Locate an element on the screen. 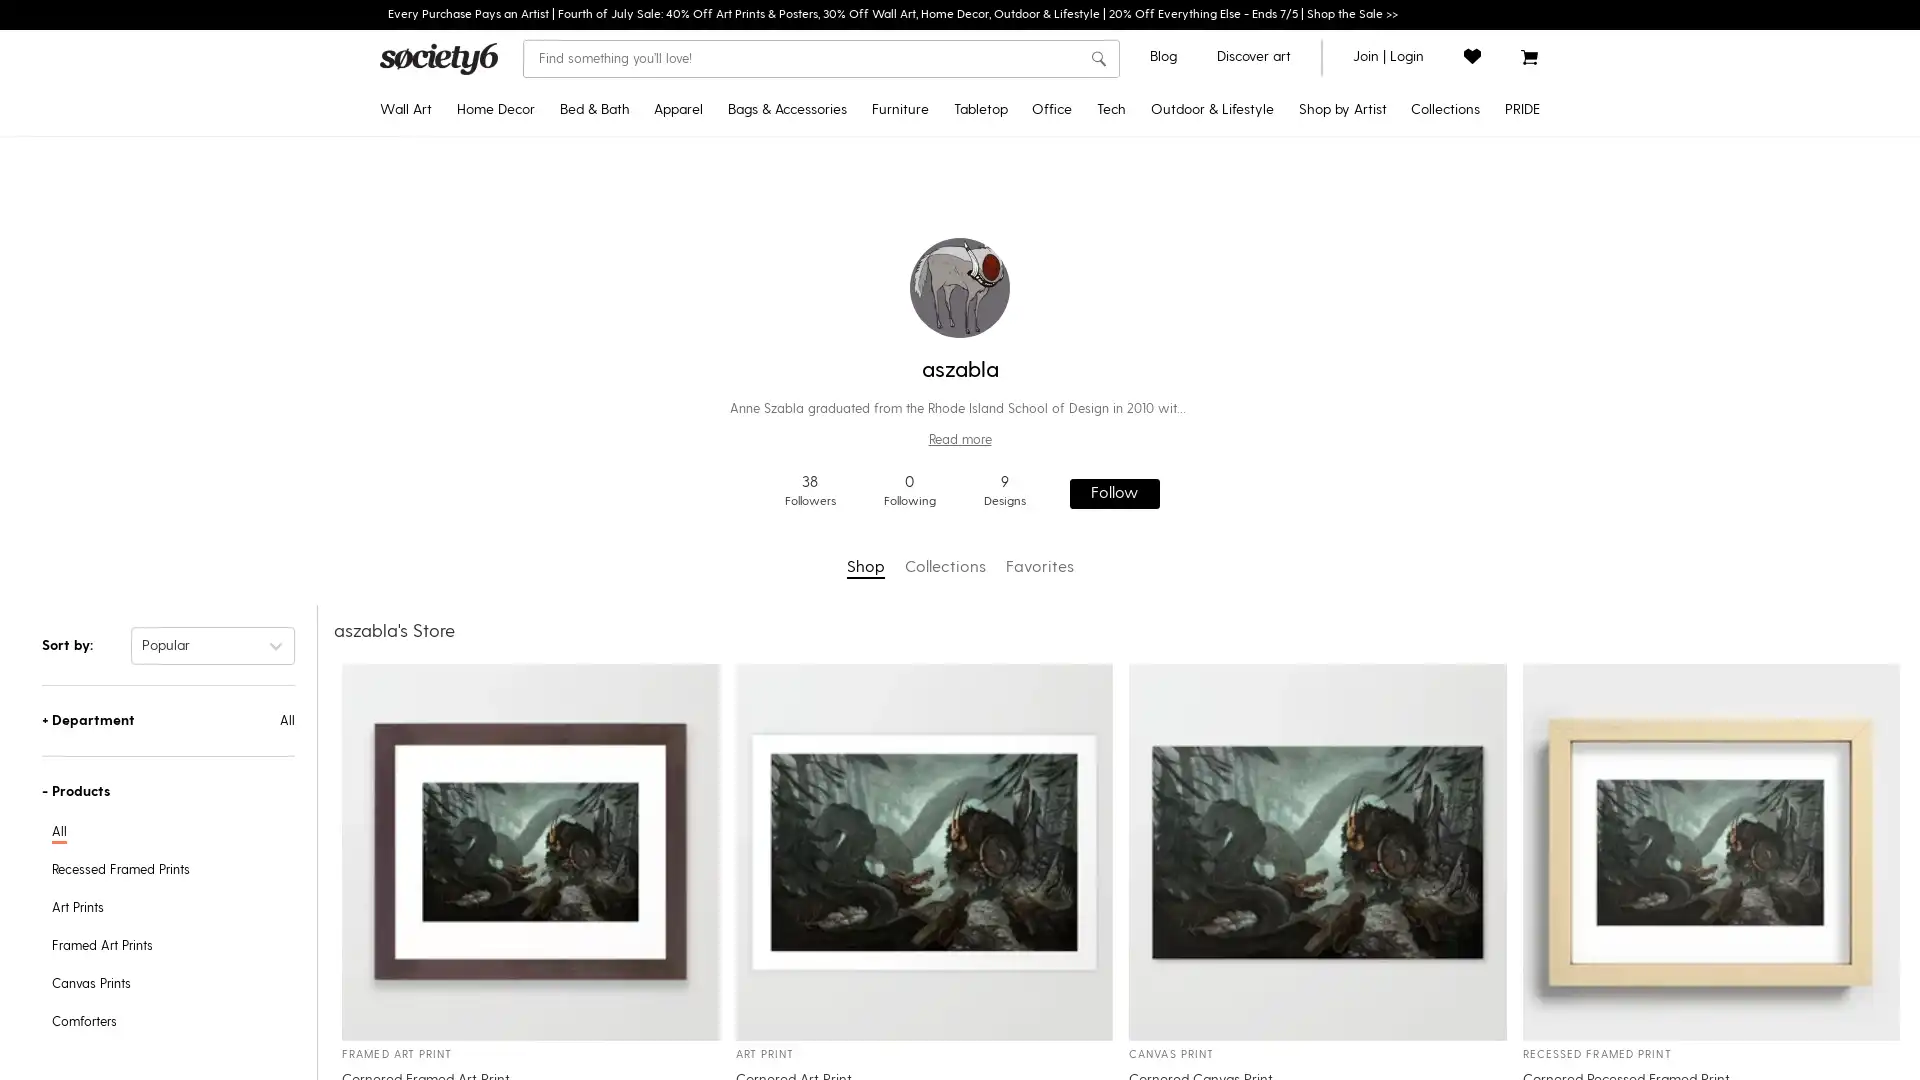 This screenshot has width=1920, height=1080. Tablecloths is located at coordinates (1017, 224).